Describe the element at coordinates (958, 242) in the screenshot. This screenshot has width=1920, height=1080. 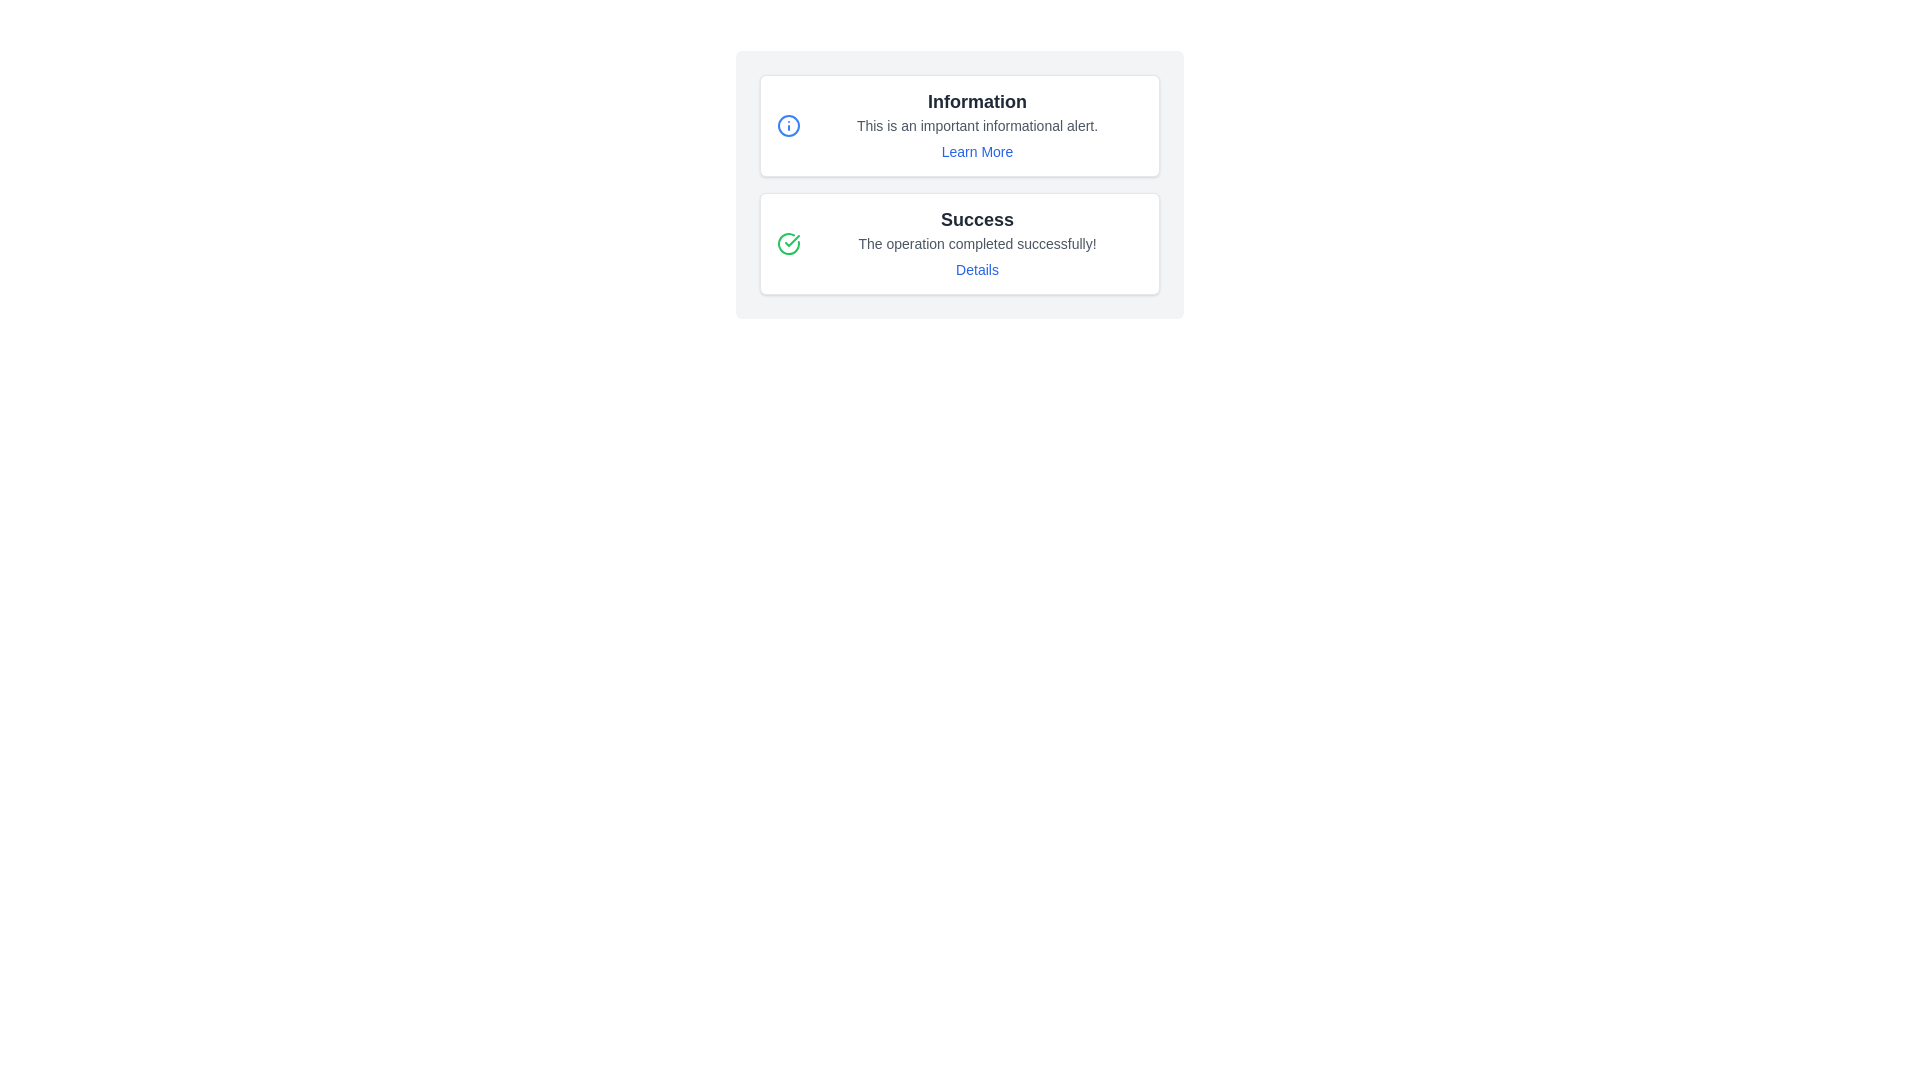
I see `the Notification Box located below the 'Information' notification box in the main content area` at that location.